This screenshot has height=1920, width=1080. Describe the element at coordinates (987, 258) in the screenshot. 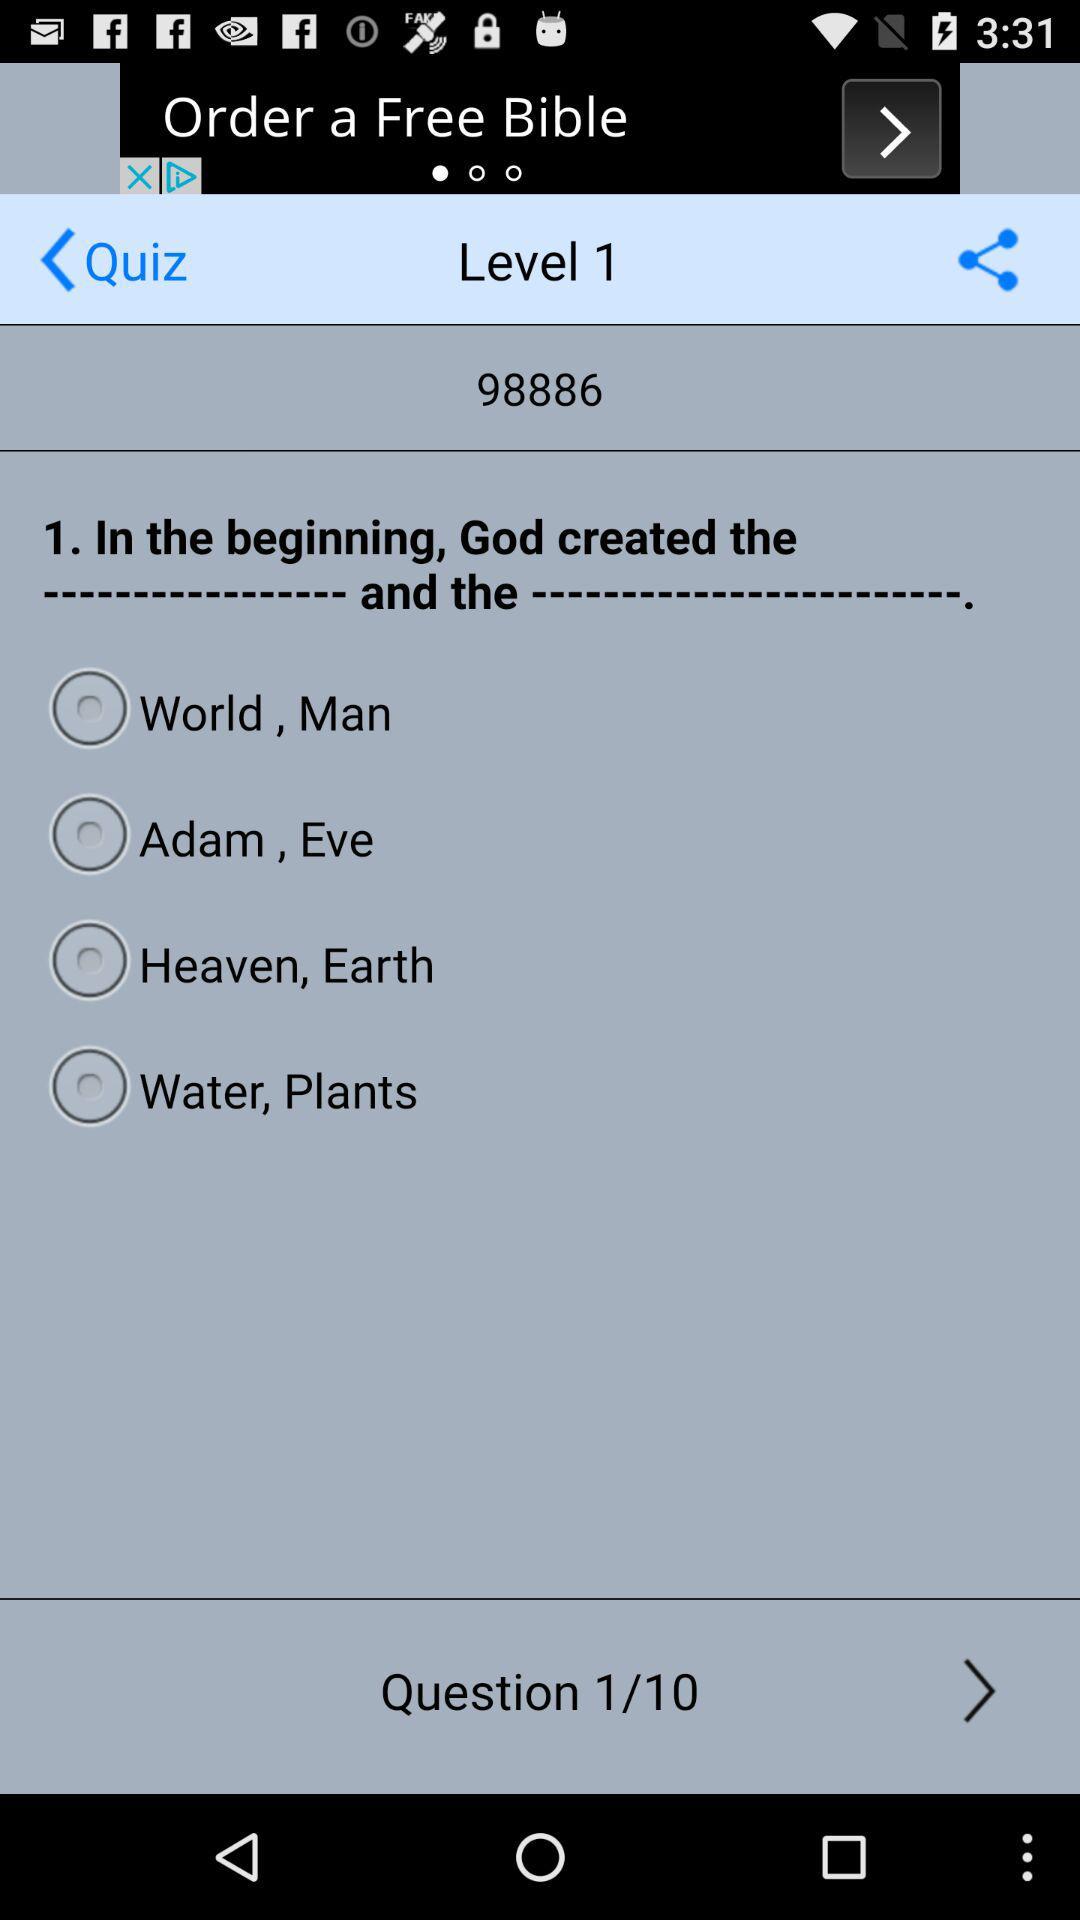

I see `share` at that location.